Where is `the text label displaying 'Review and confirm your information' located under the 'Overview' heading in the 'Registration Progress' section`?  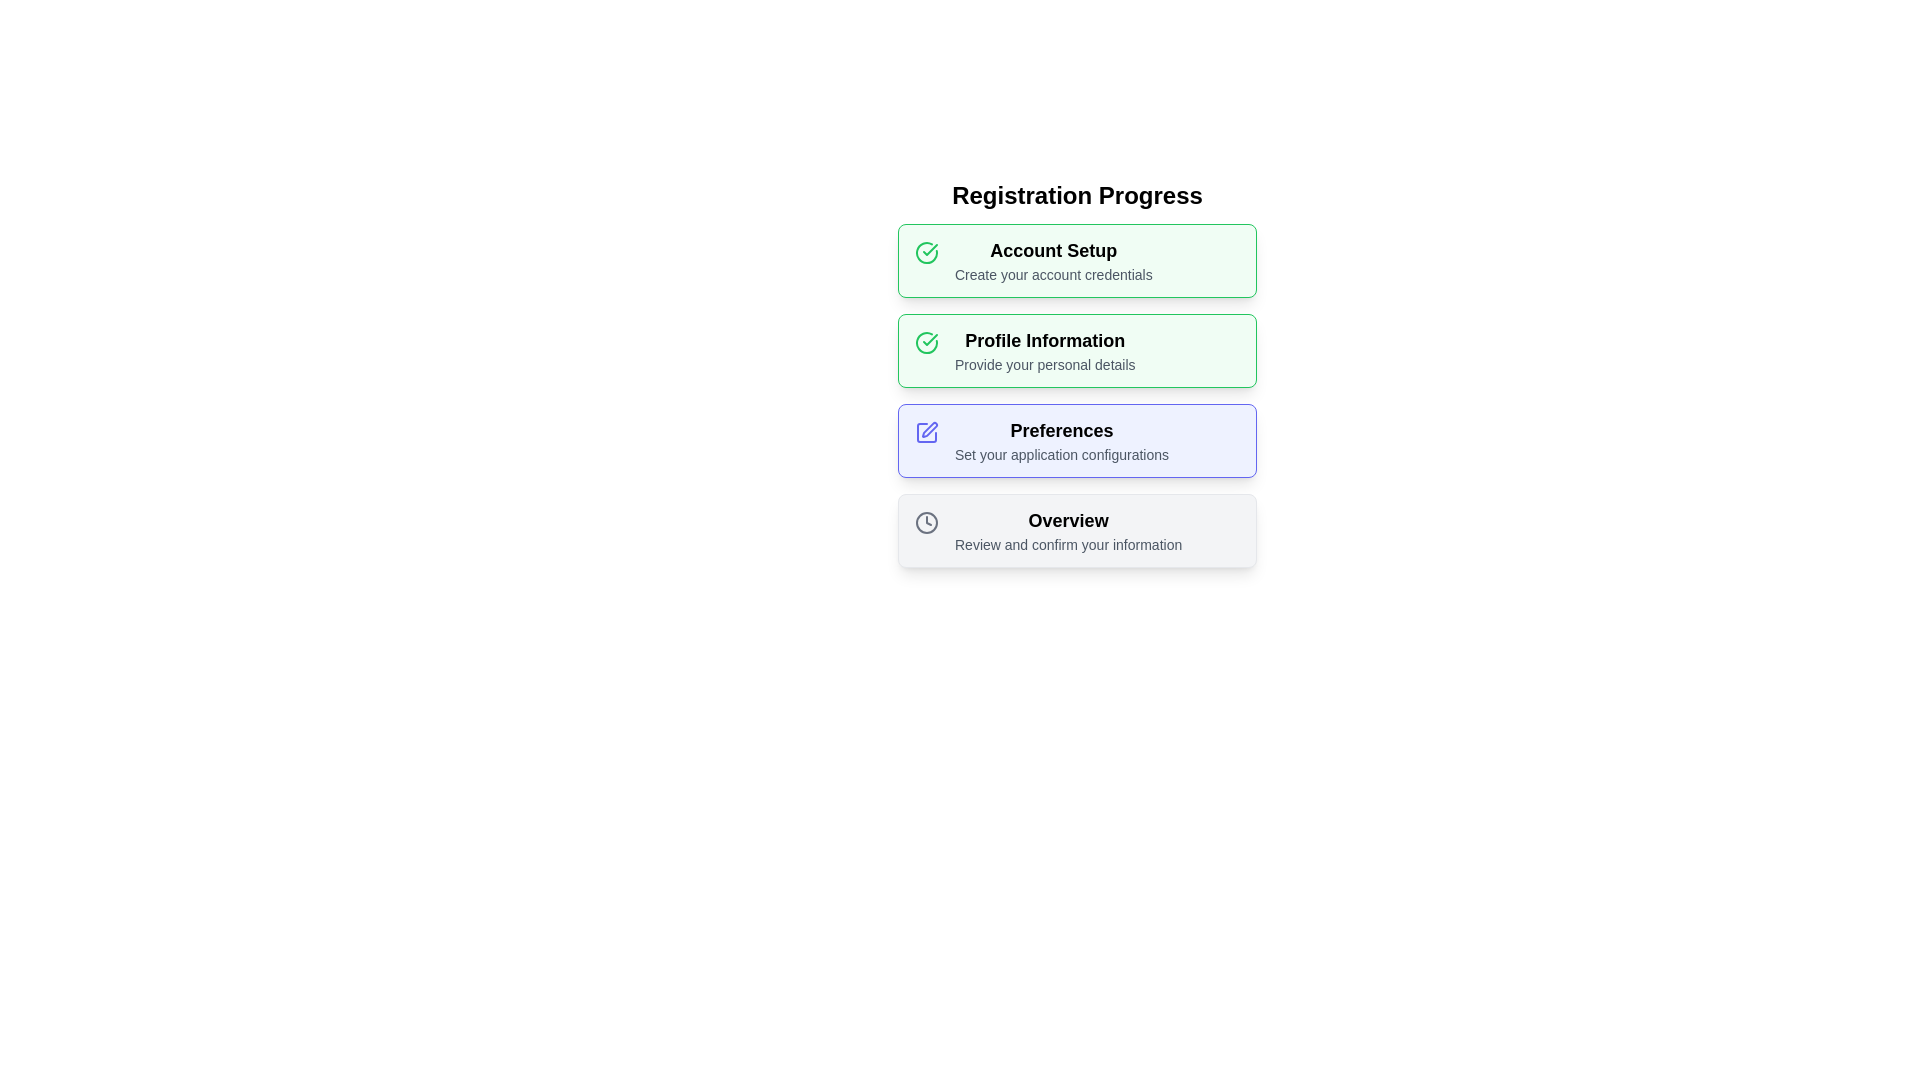
the text label displaying 'Review and confirm your information' located under the 'Overview' heading in the 'Registration Progress' section is located at coordinates (1067, 544).